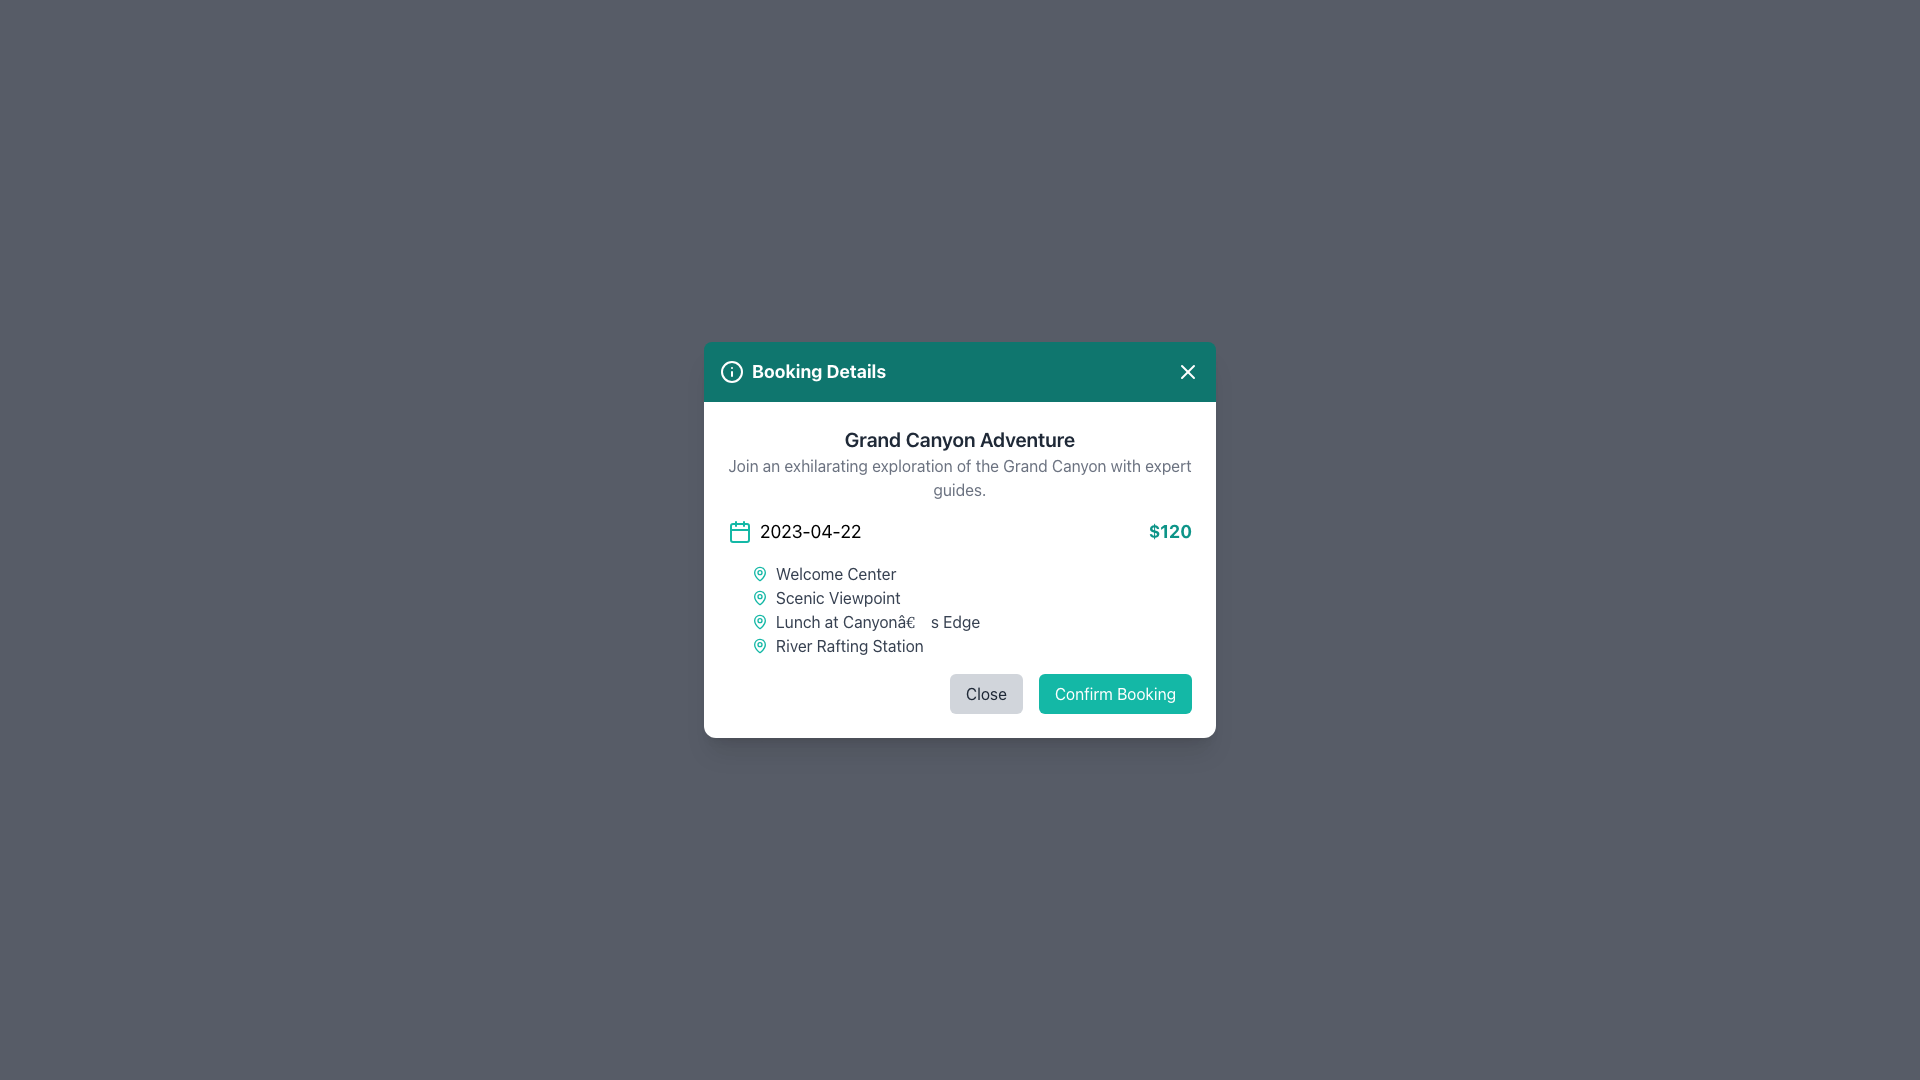 The width and height of the screenshot is (1920, 1080). What do you see at coordinates (730, 371) in the screenshot?
I see `the information icon located in the top header bar of the modal dialog, positioned to the left of 'Booking Details', to obtain additional information` at bounding box center [730, 371].